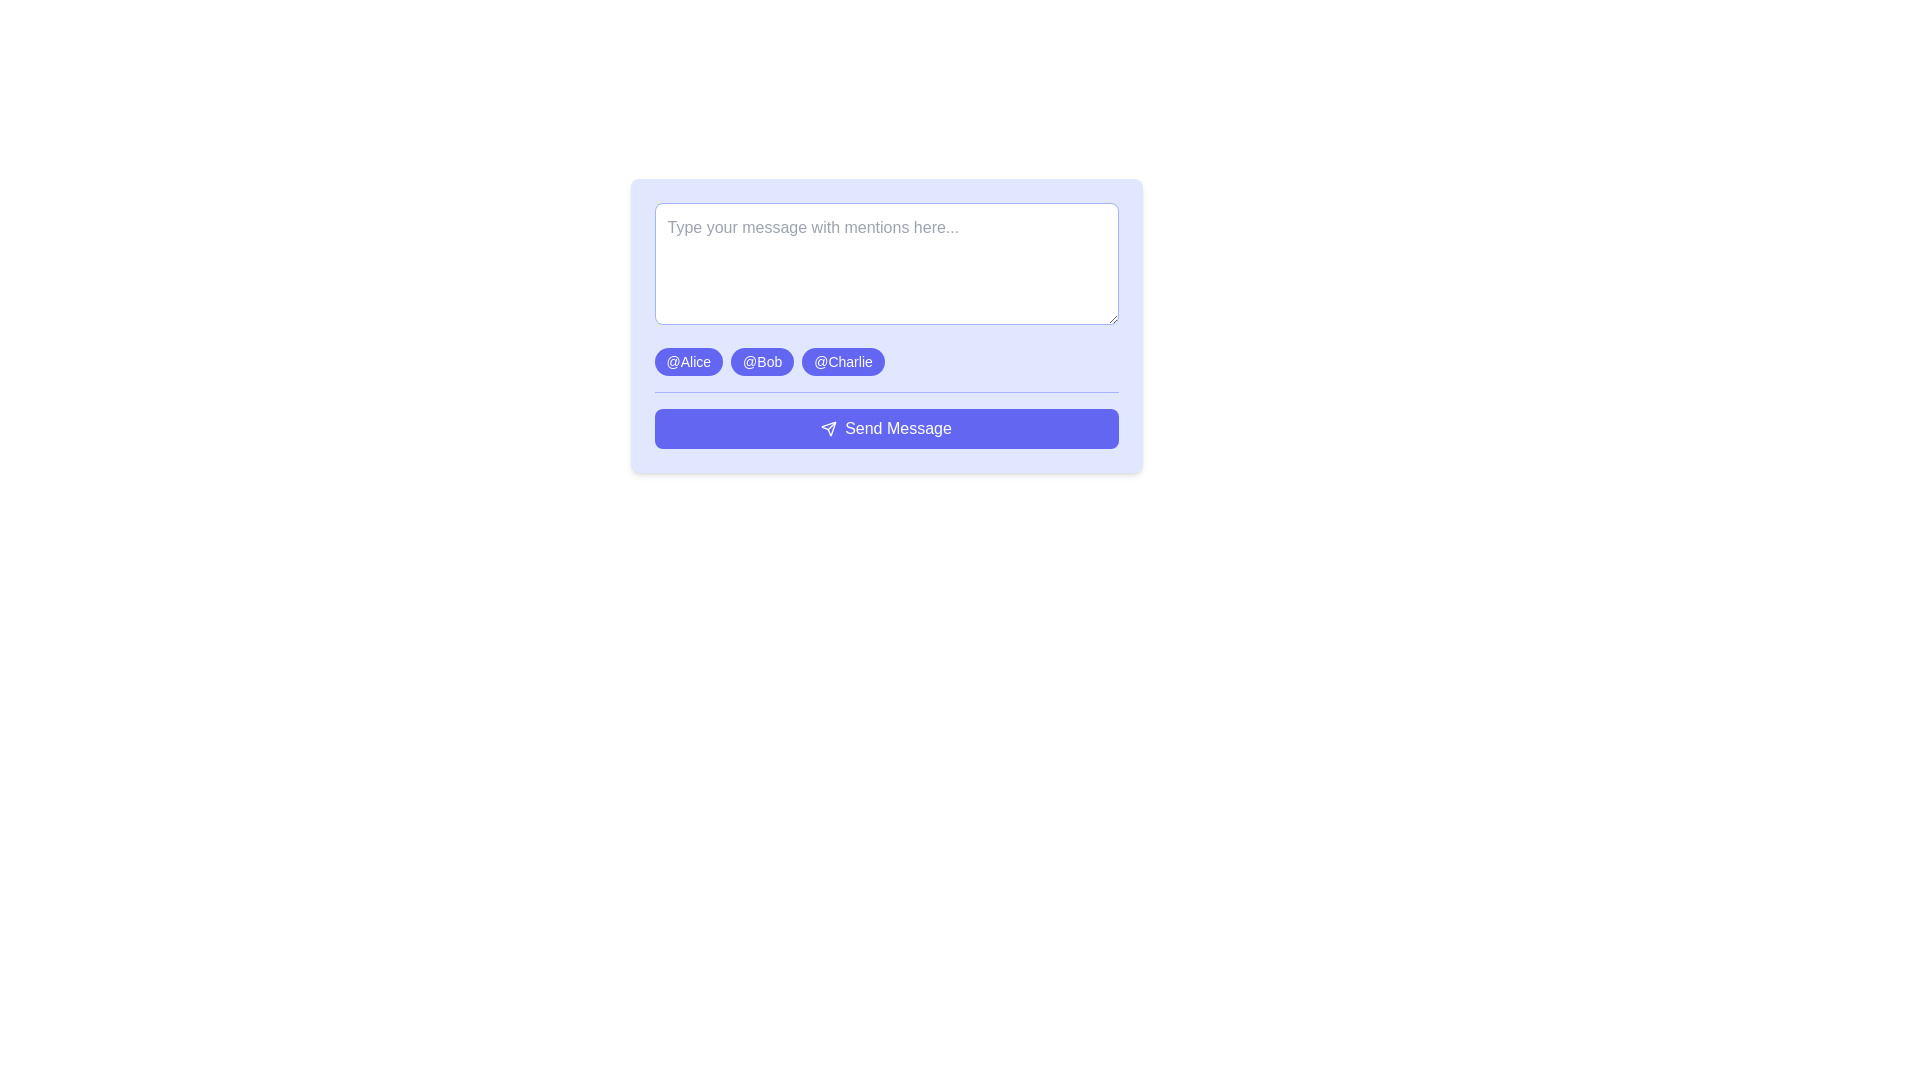 The image size is (1920, 1080). What do you see at coordinates (885, 325) in the screenshot?
I see `the buttons within the messaging interface to tag users, located in the light blue section of the composite widget` at bounding box center [885, 325].